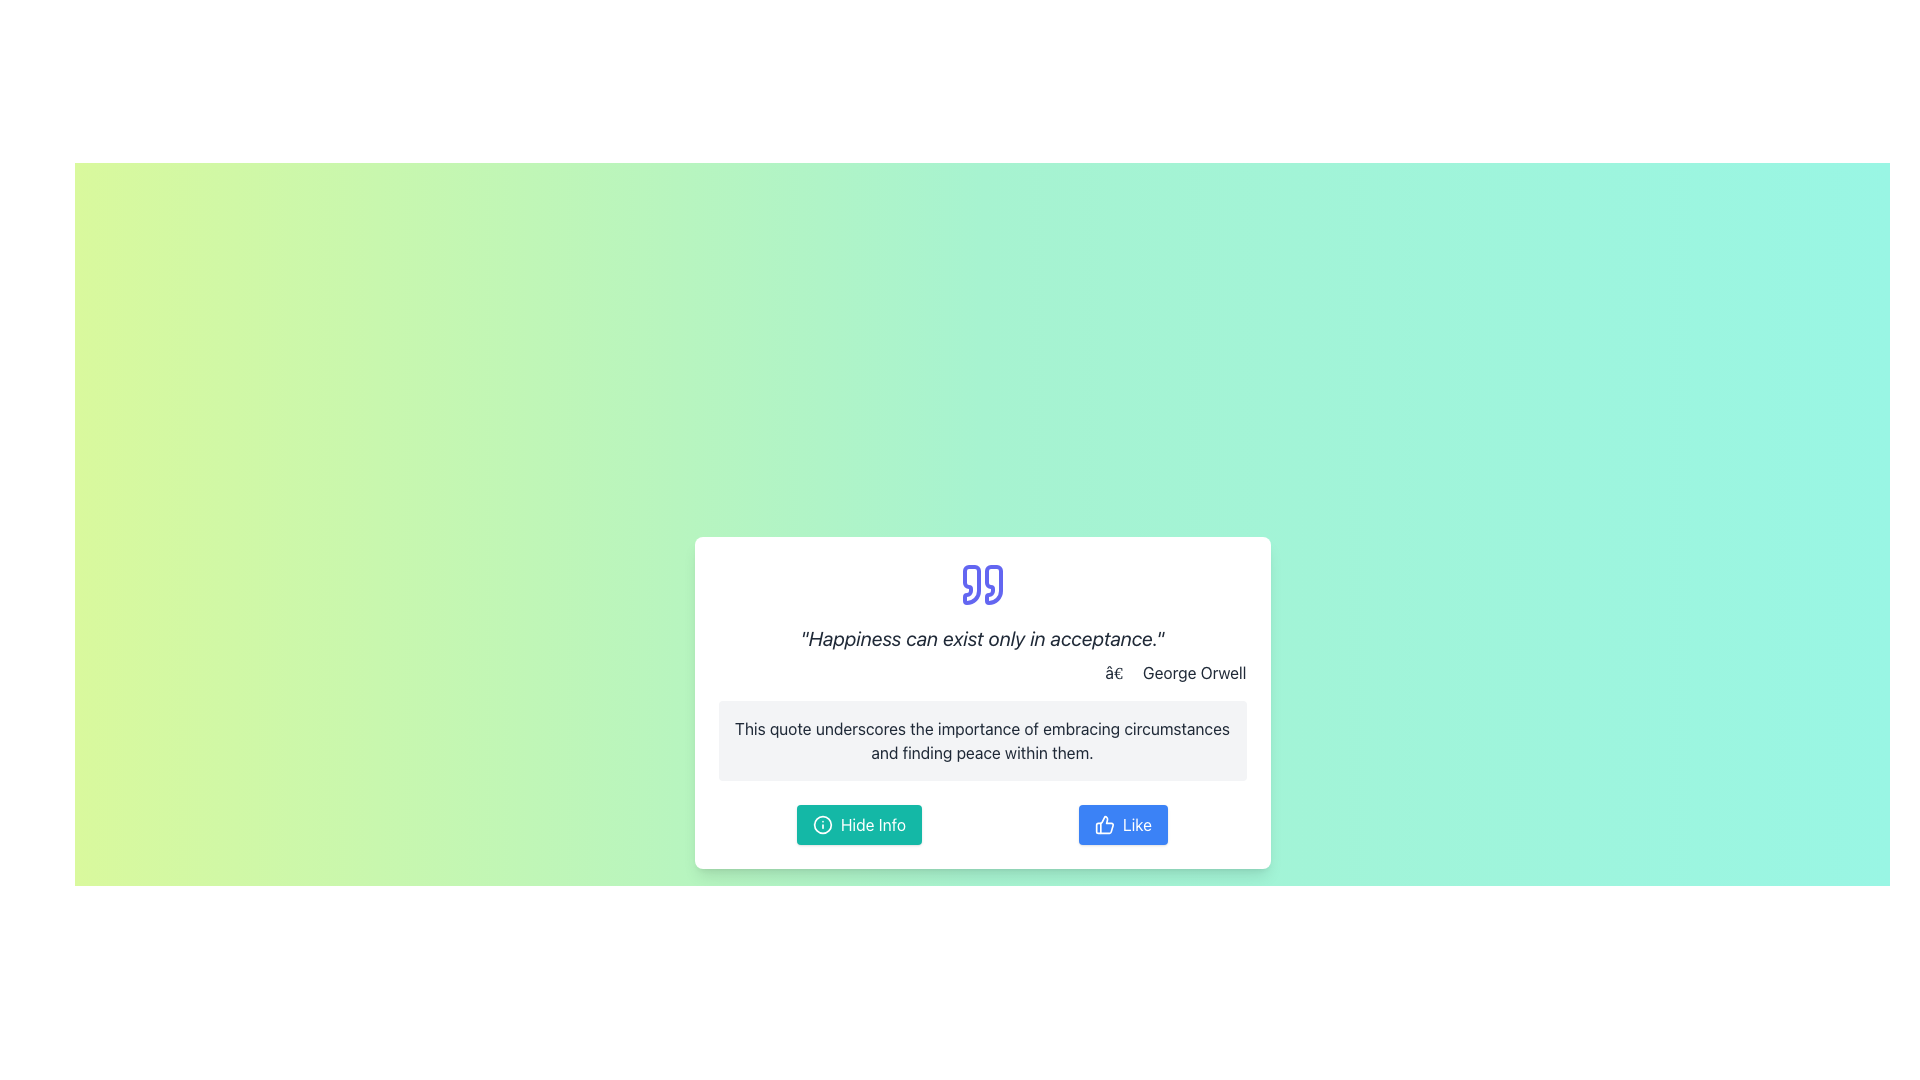 The height and width of the screenshot is (1080, 1920). What do you see at coordinates (982, 639) in the screenshot?
I see `quote displayed in the central Text Label located below the quotation mark icon and above the author credit` at bounding box center [982, 639].